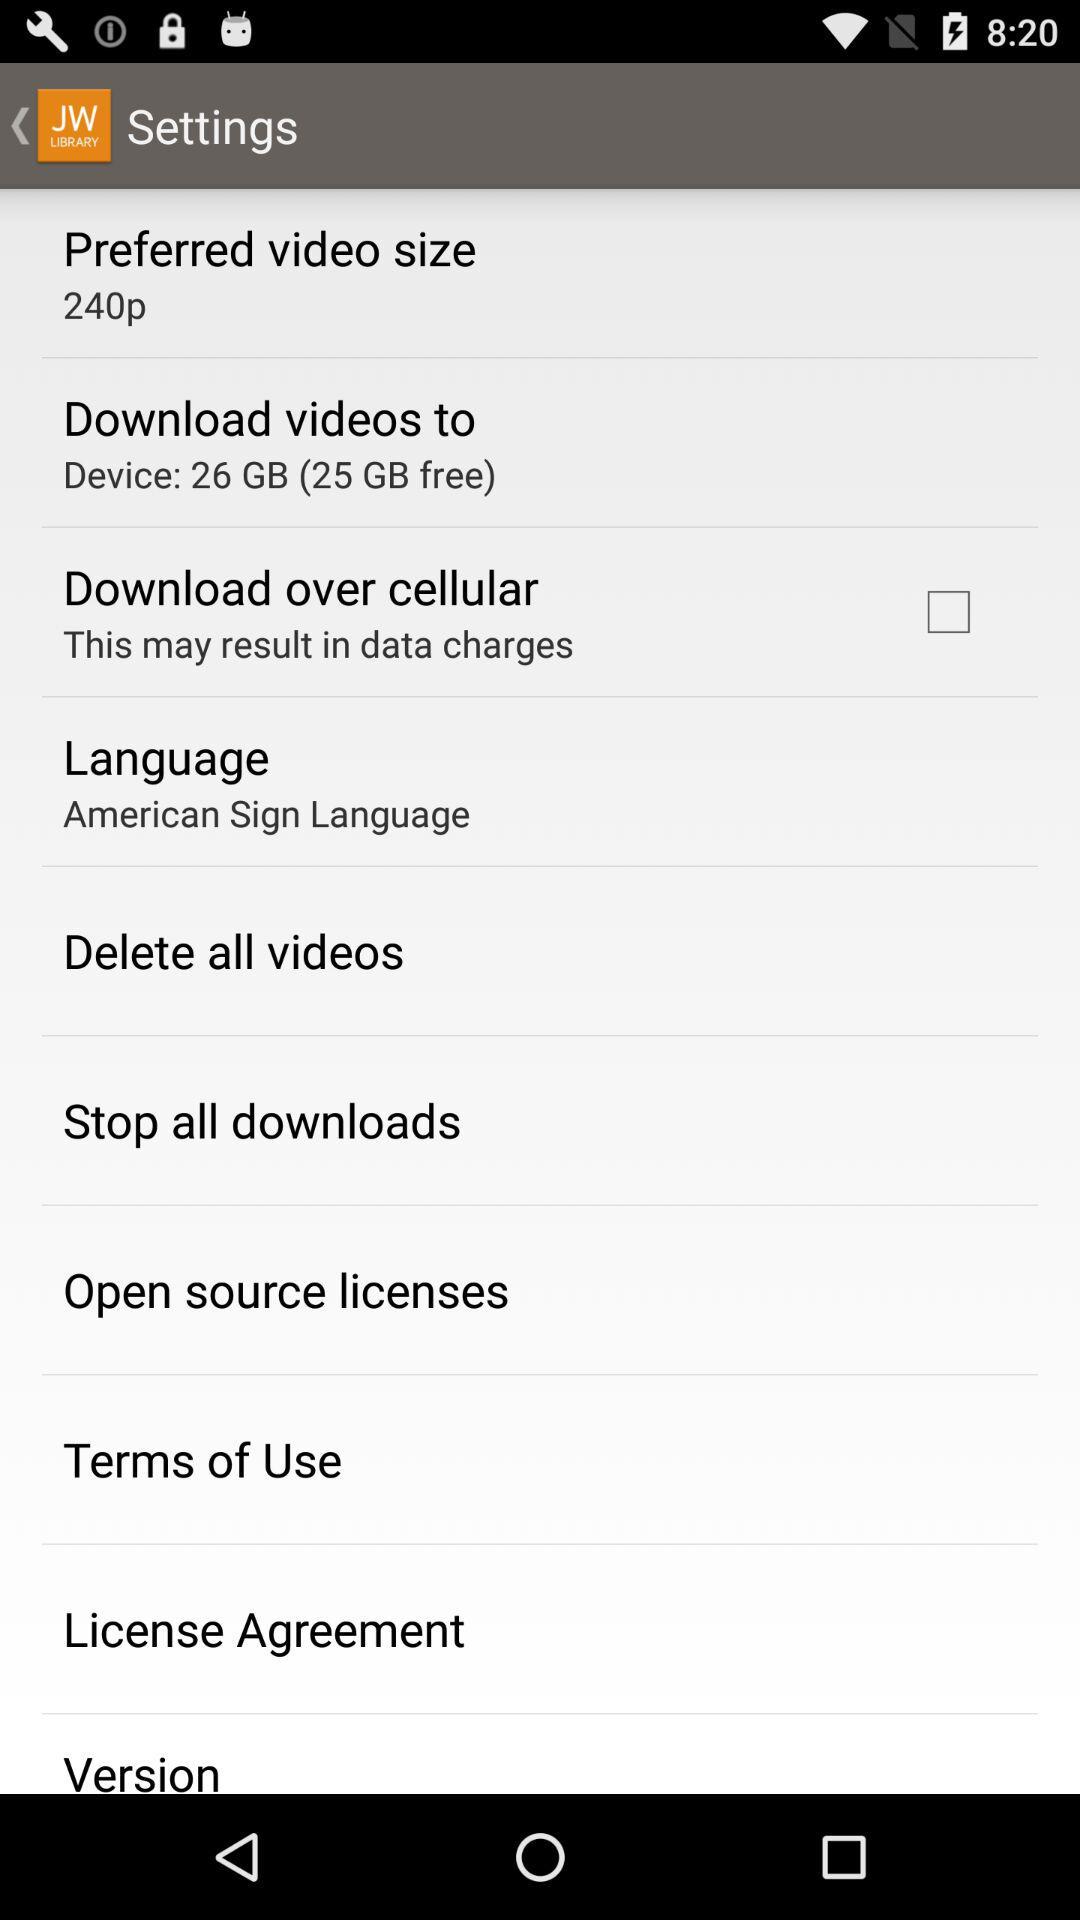 This screenshot has height=1920, width=1080. I want to click on the item above language item, so click(317, 643).